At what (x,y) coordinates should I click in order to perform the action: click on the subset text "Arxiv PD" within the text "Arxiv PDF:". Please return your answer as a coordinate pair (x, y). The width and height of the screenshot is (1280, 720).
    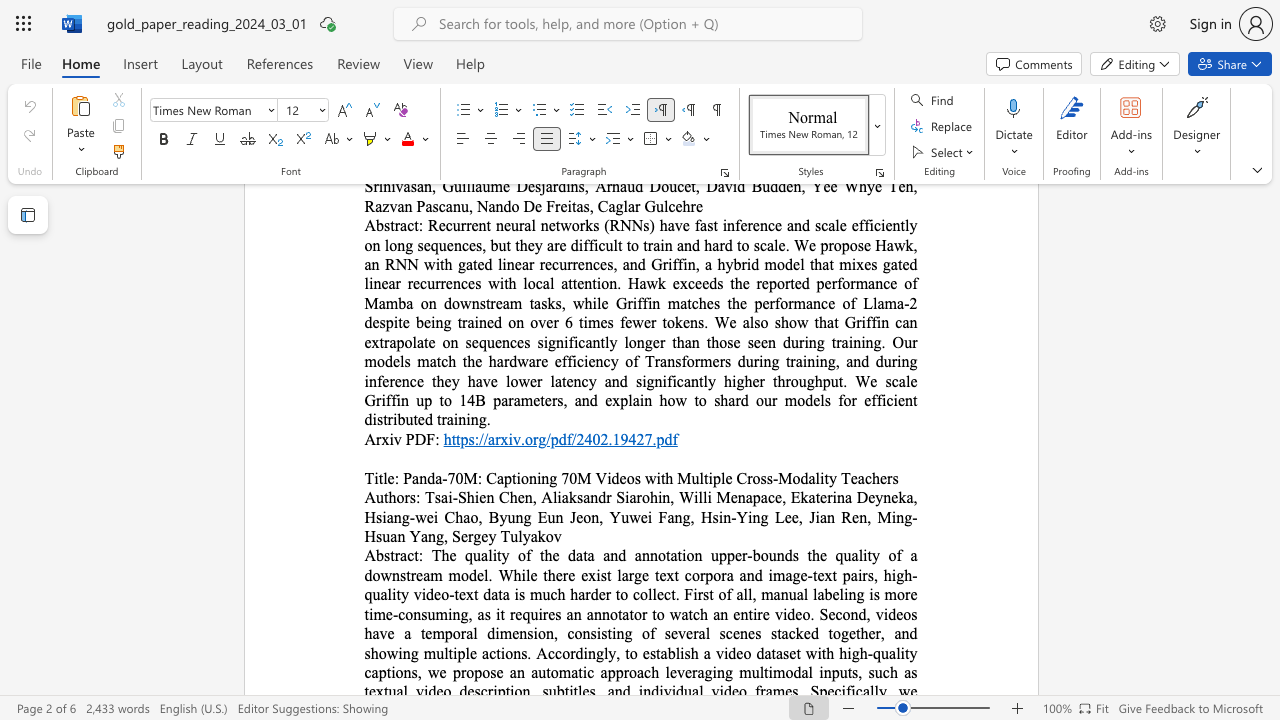
    Looking at the image, I should click on (364, 438).